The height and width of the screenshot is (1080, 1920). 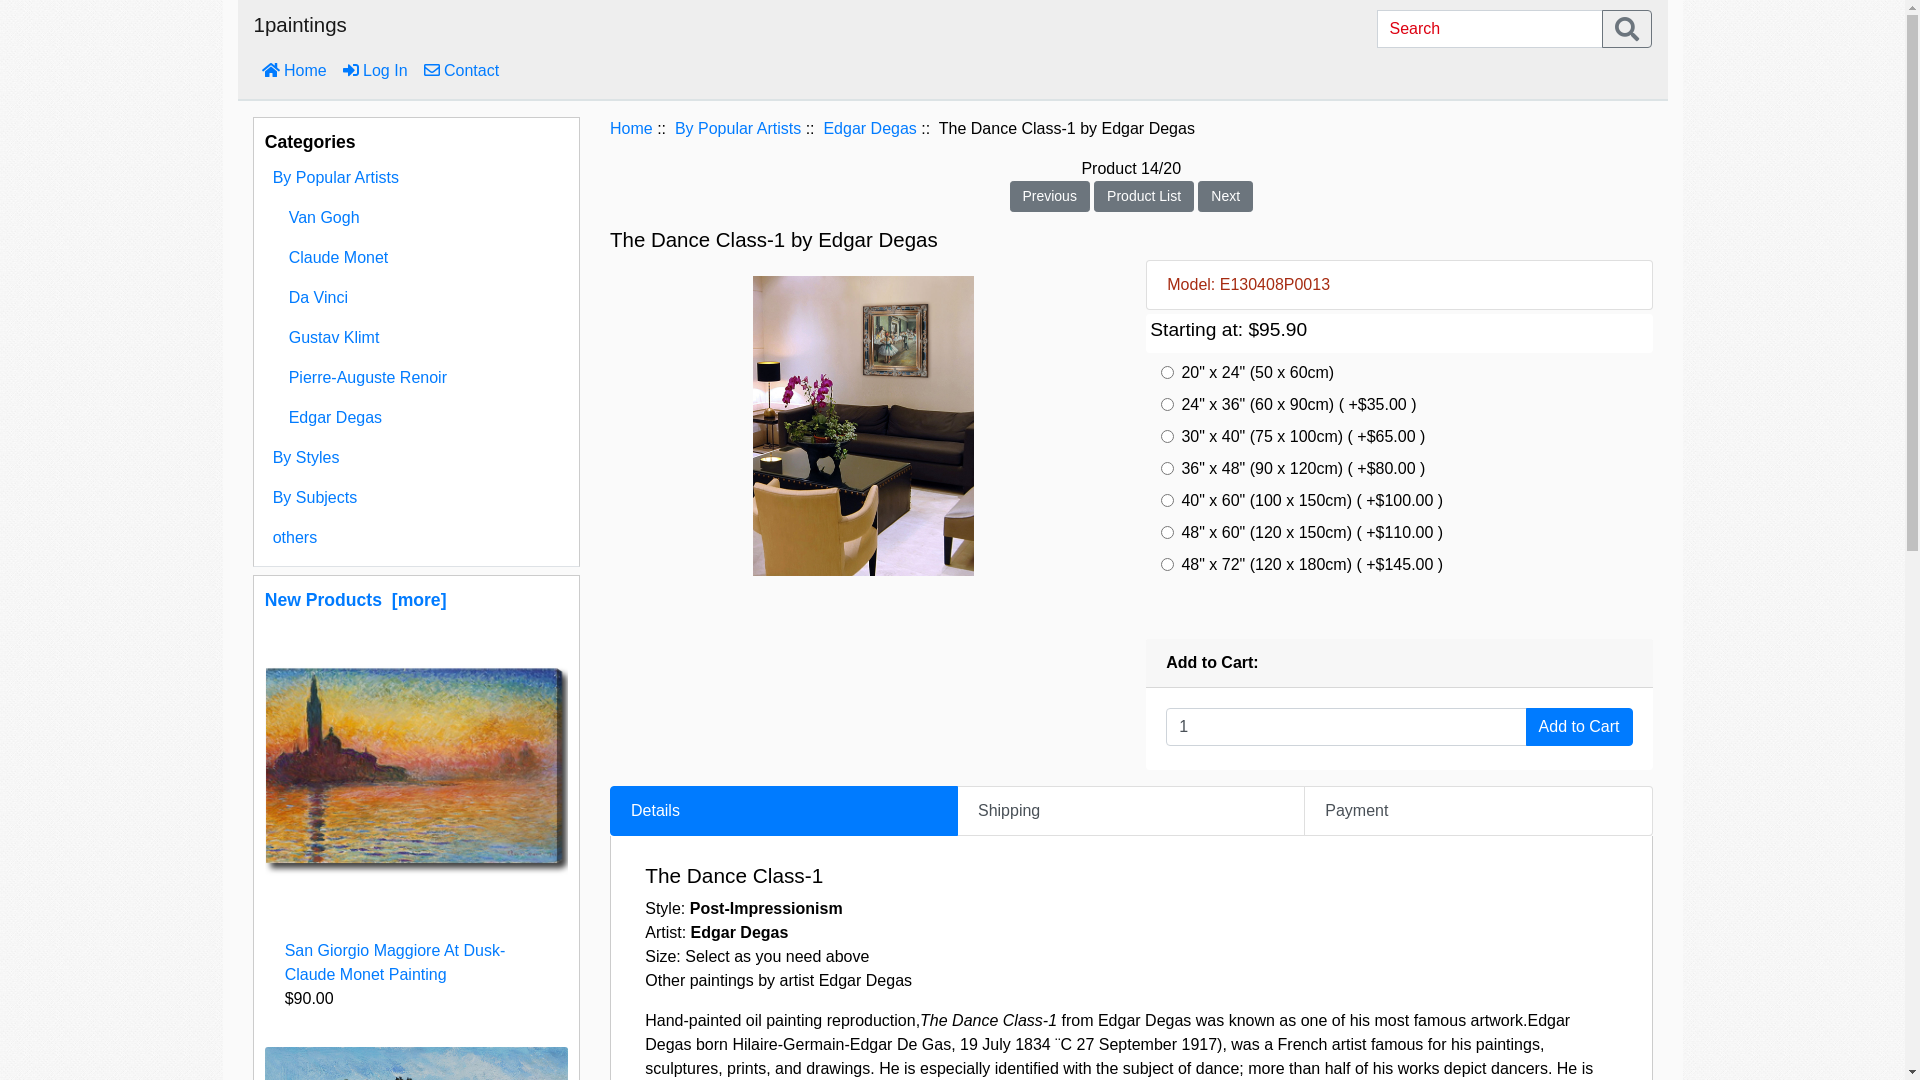 What do you see at coordinates (1049, 194) in the screenshot?
I see `' Previous '` at bounding box center [1049, 194].